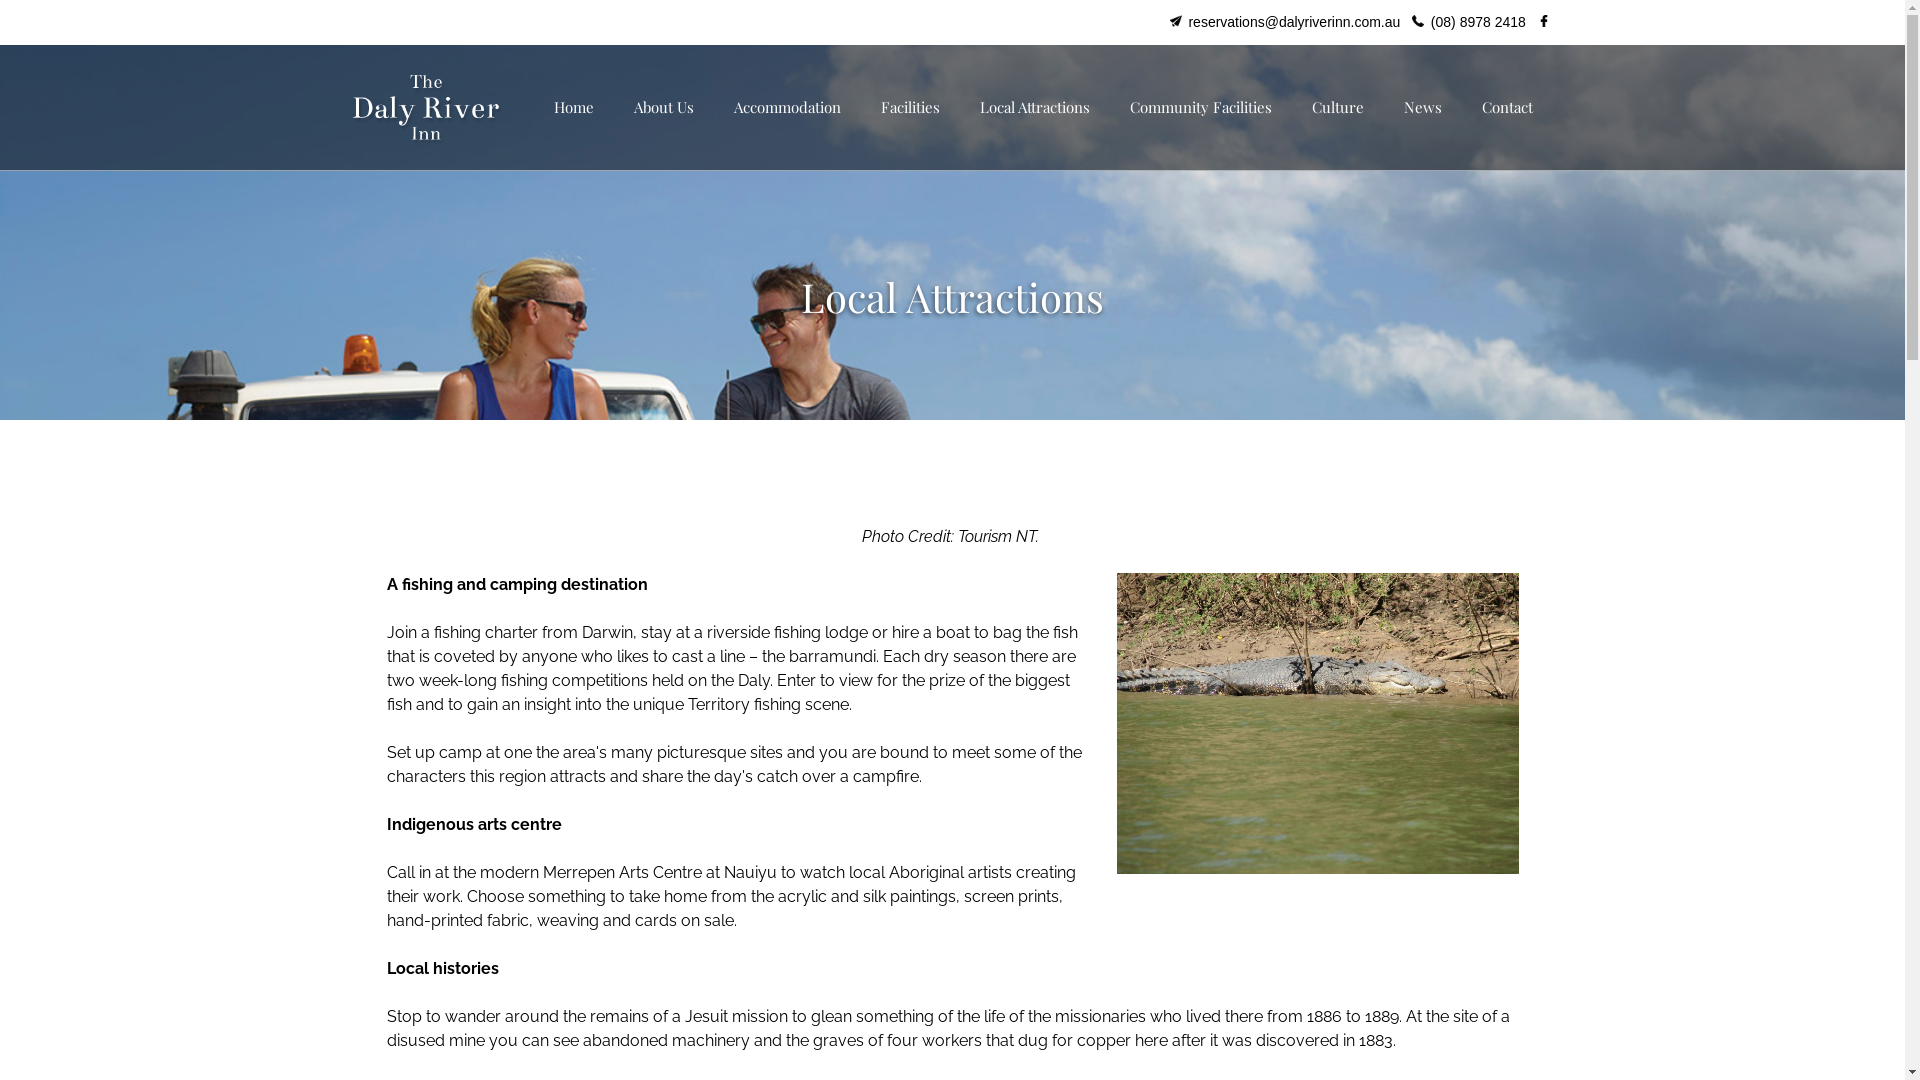  Describe the element at coordinates (786, 107) in the screenshot. I see `'Accommodation'` at that location.